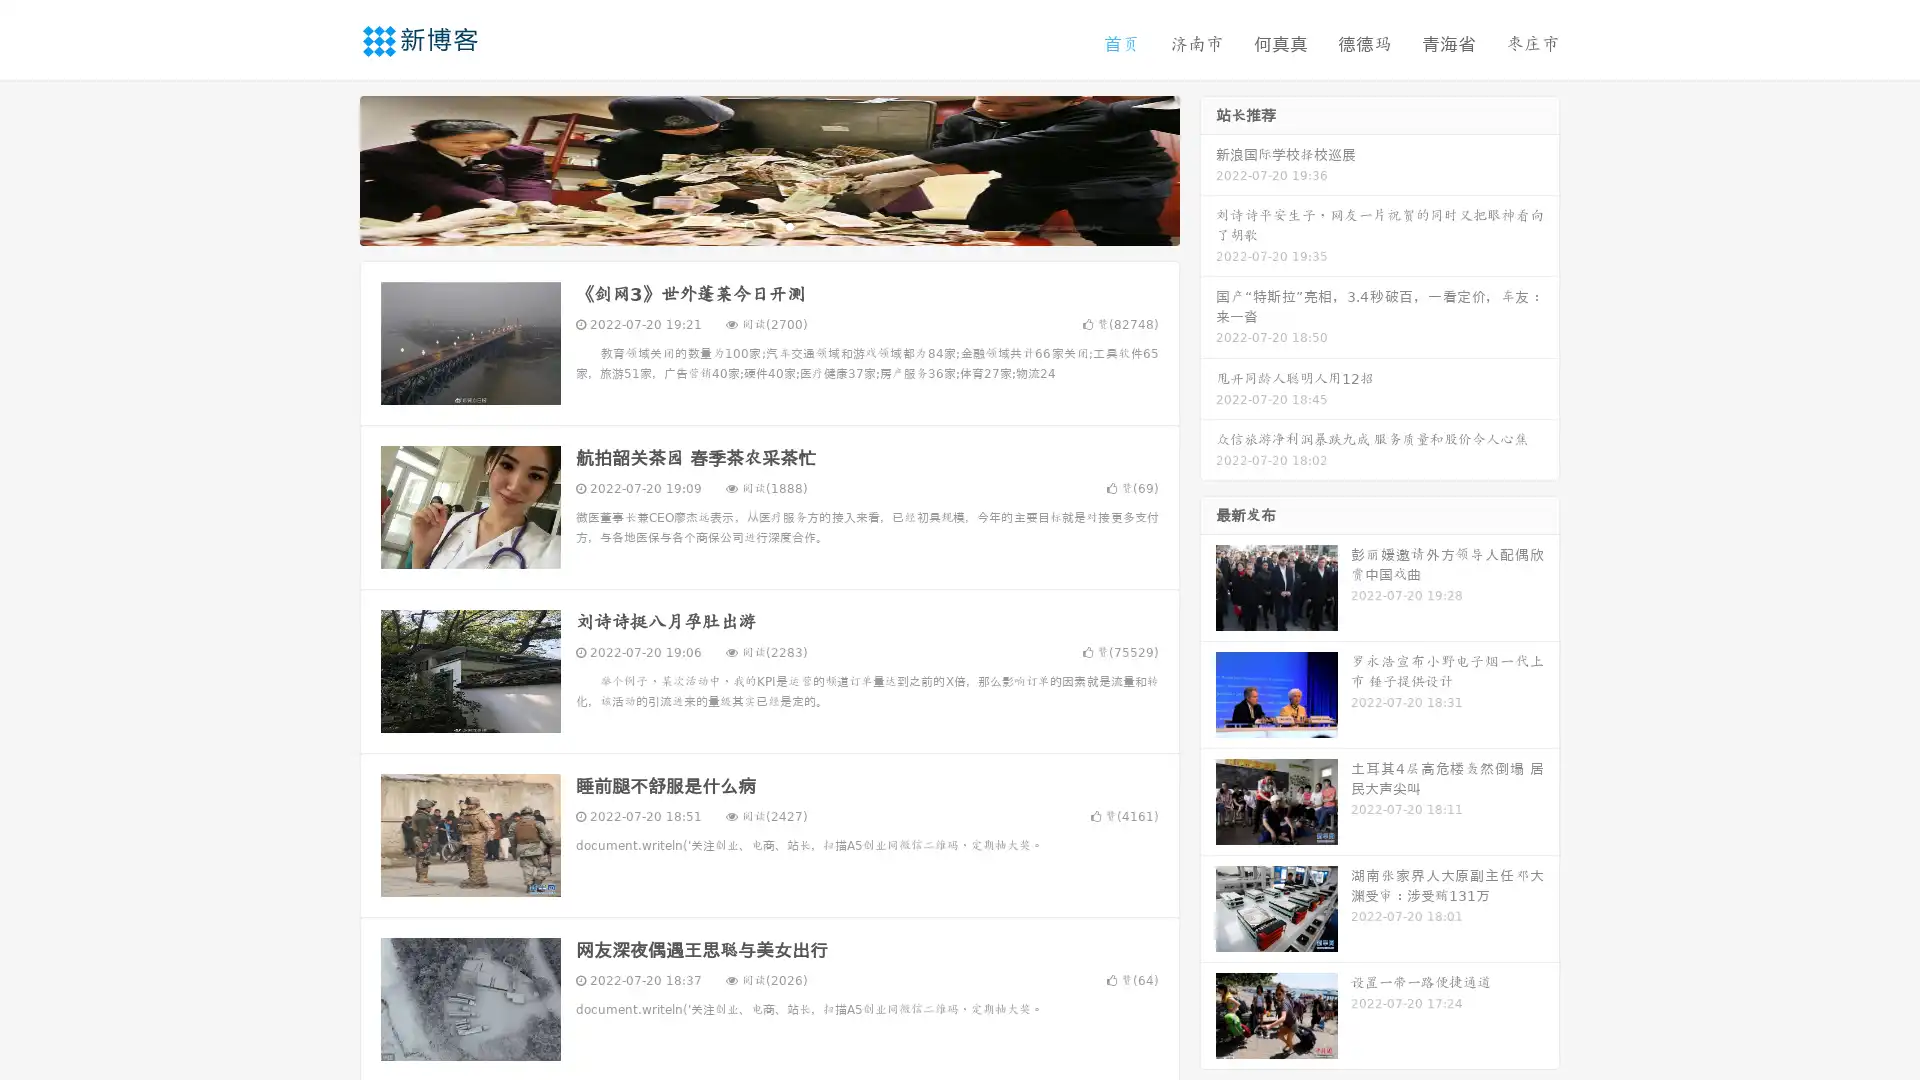 Image resolution: width=1920 pixels, height=1080 pixels. I want to click on Previous slide, so click(330, 168).